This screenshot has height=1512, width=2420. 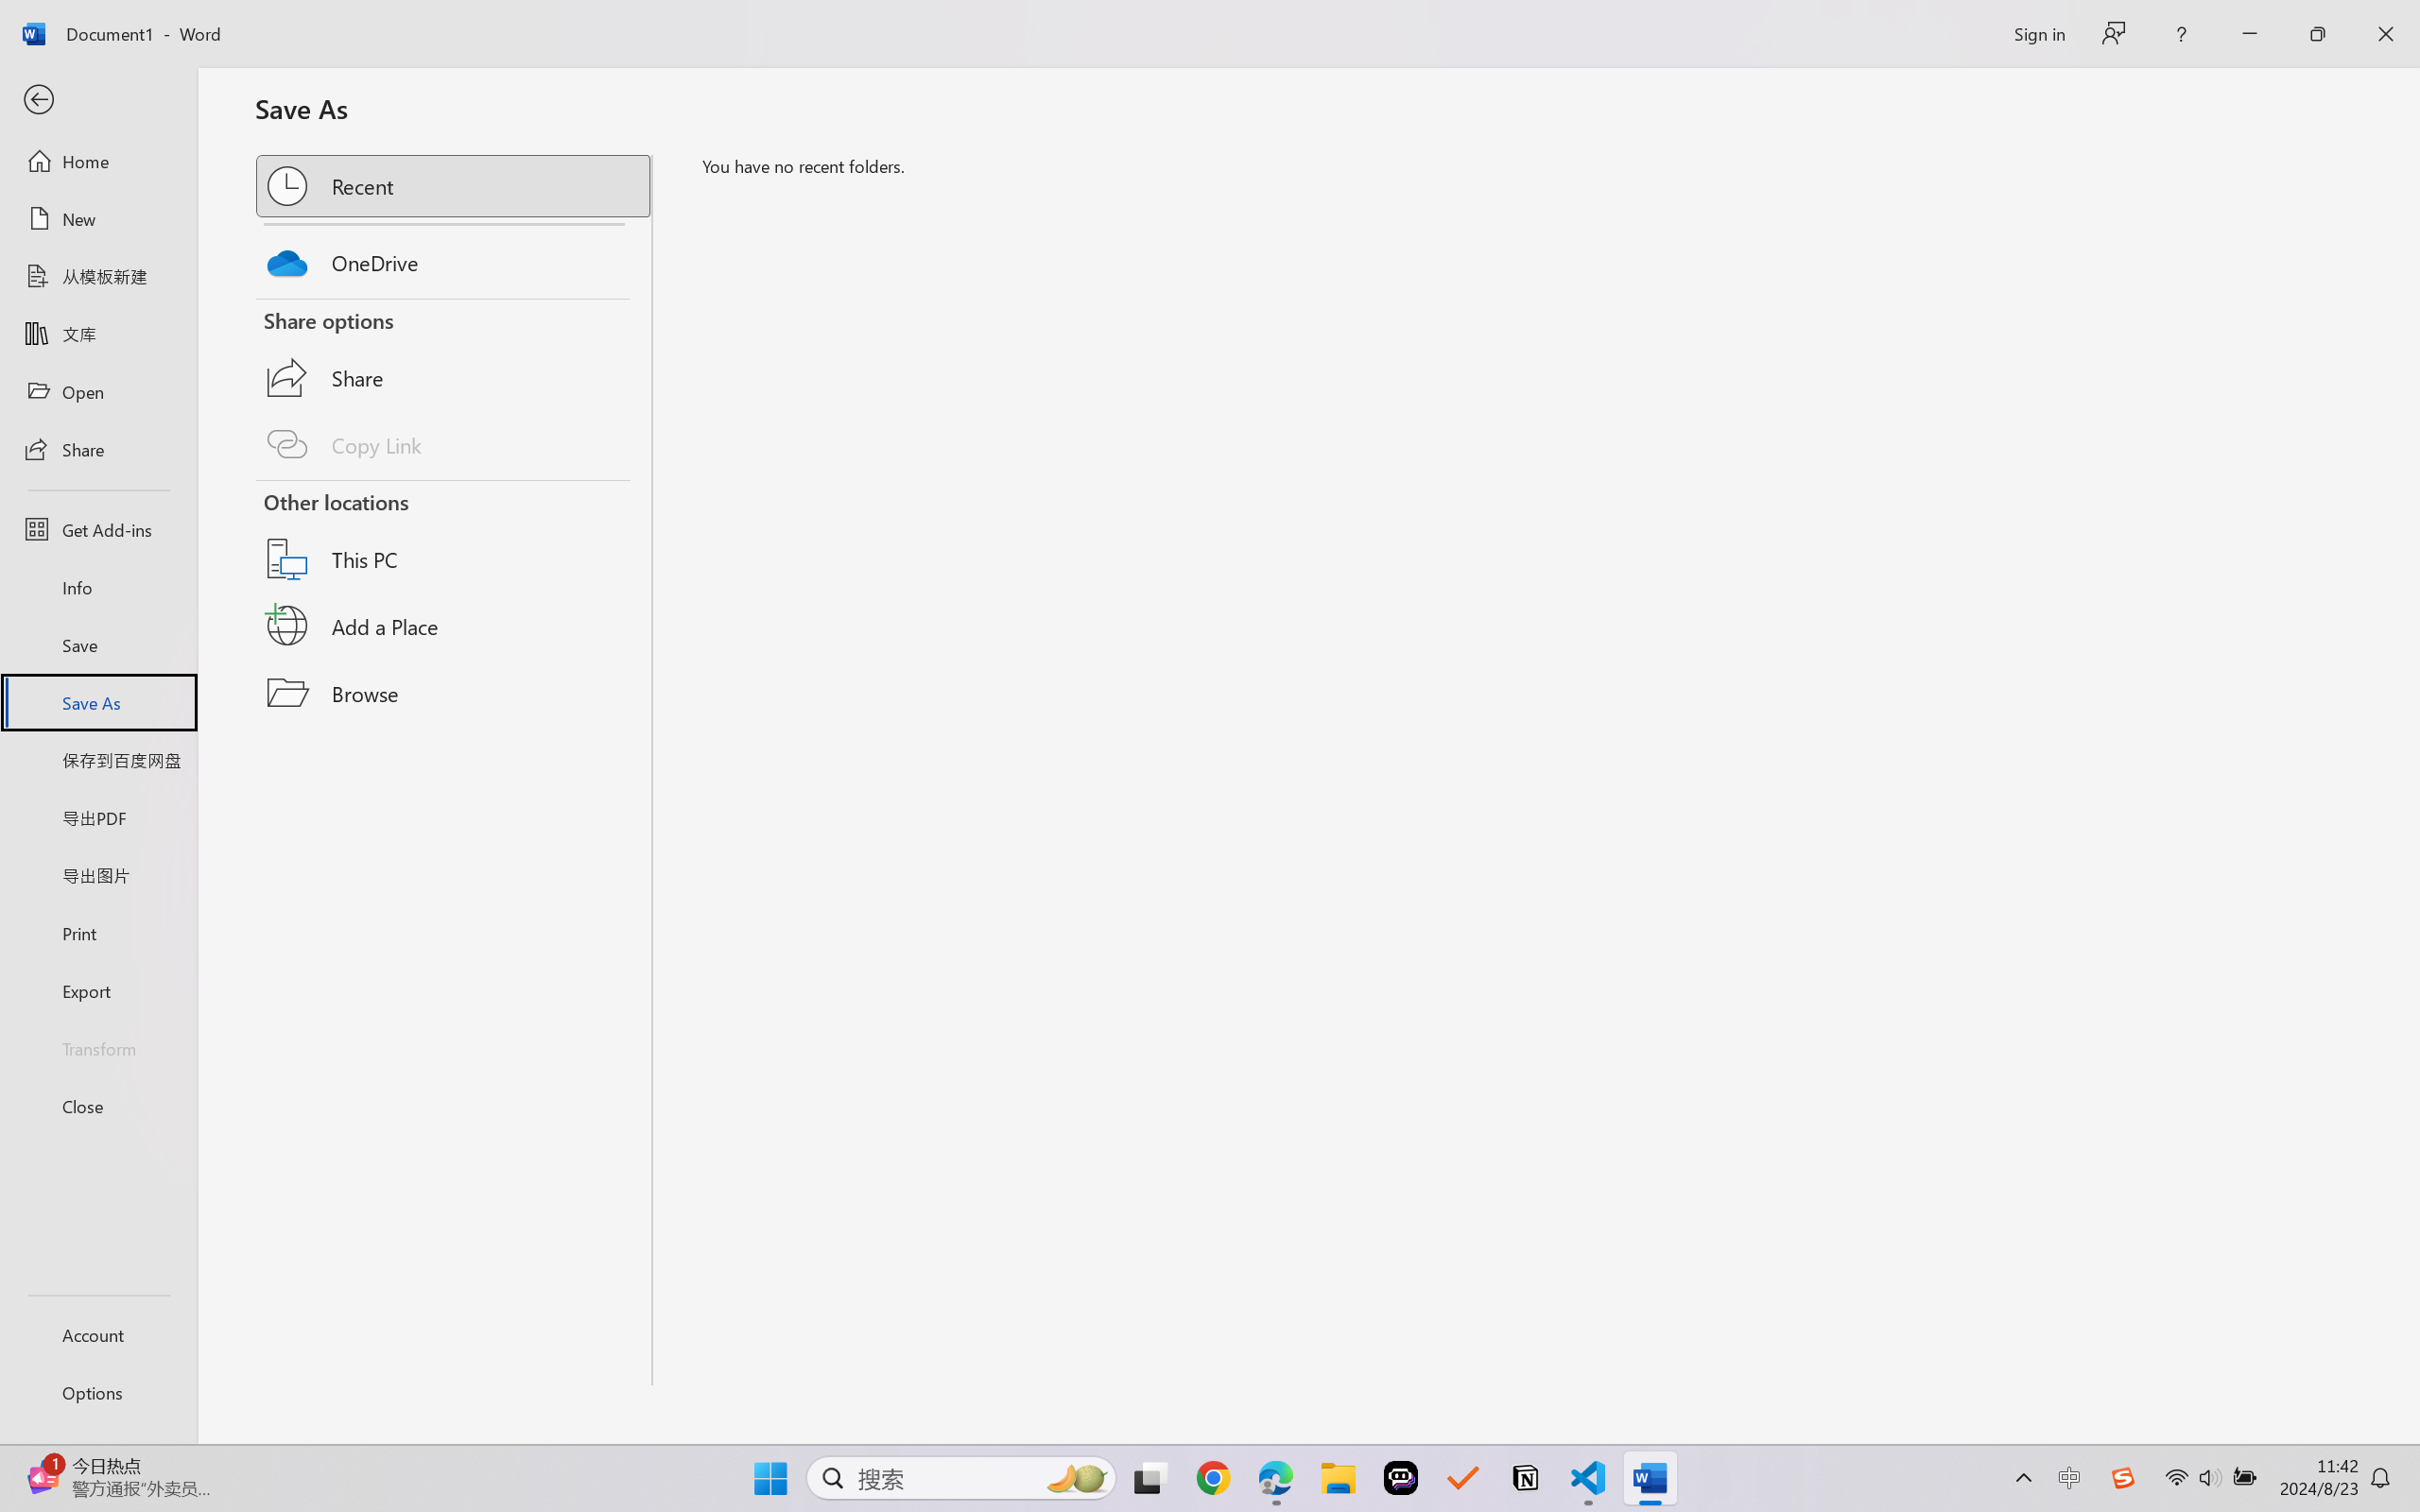 What do you see at coordinates (97, 1391) in the screenshot?
I see `'Options'` at bounding box center [97, 1391].